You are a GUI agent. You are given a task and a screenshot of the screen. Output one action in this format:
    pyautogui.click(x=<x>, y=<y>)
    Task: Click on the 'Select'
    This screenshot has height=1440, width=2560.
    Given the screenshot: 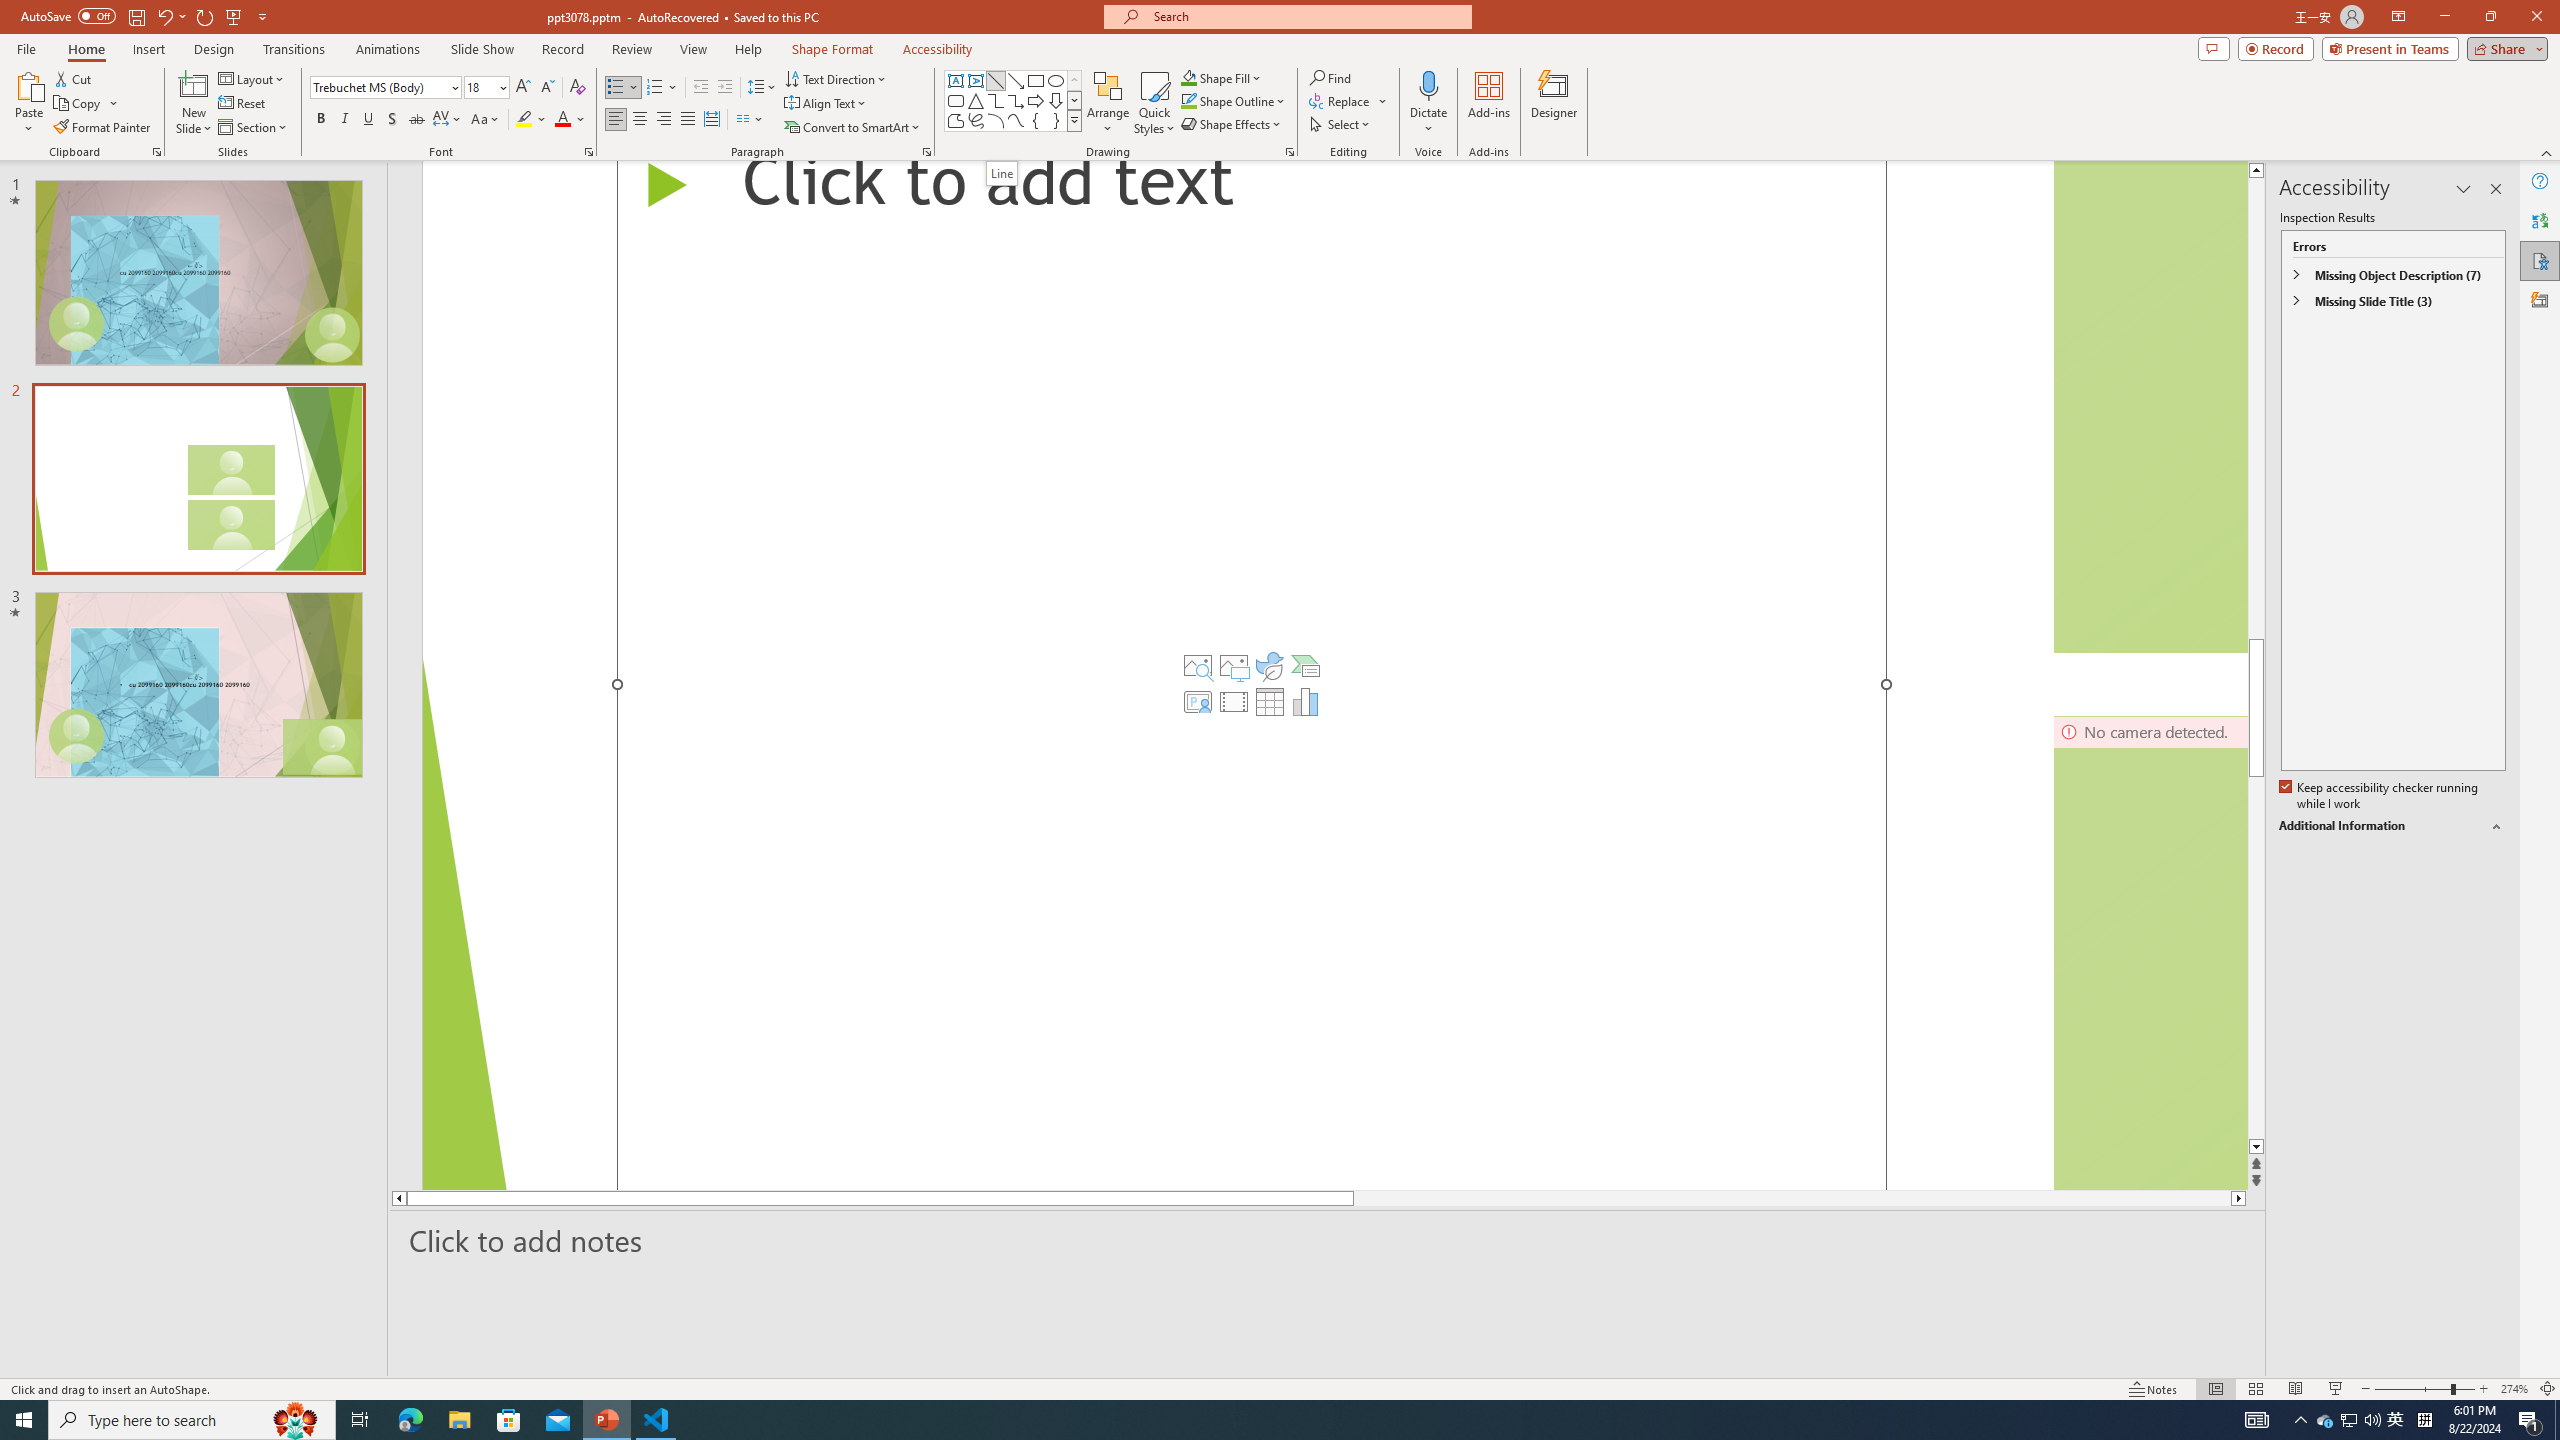 What is the action you would take?
    pyautogui.click(x=1341, y=122)
    